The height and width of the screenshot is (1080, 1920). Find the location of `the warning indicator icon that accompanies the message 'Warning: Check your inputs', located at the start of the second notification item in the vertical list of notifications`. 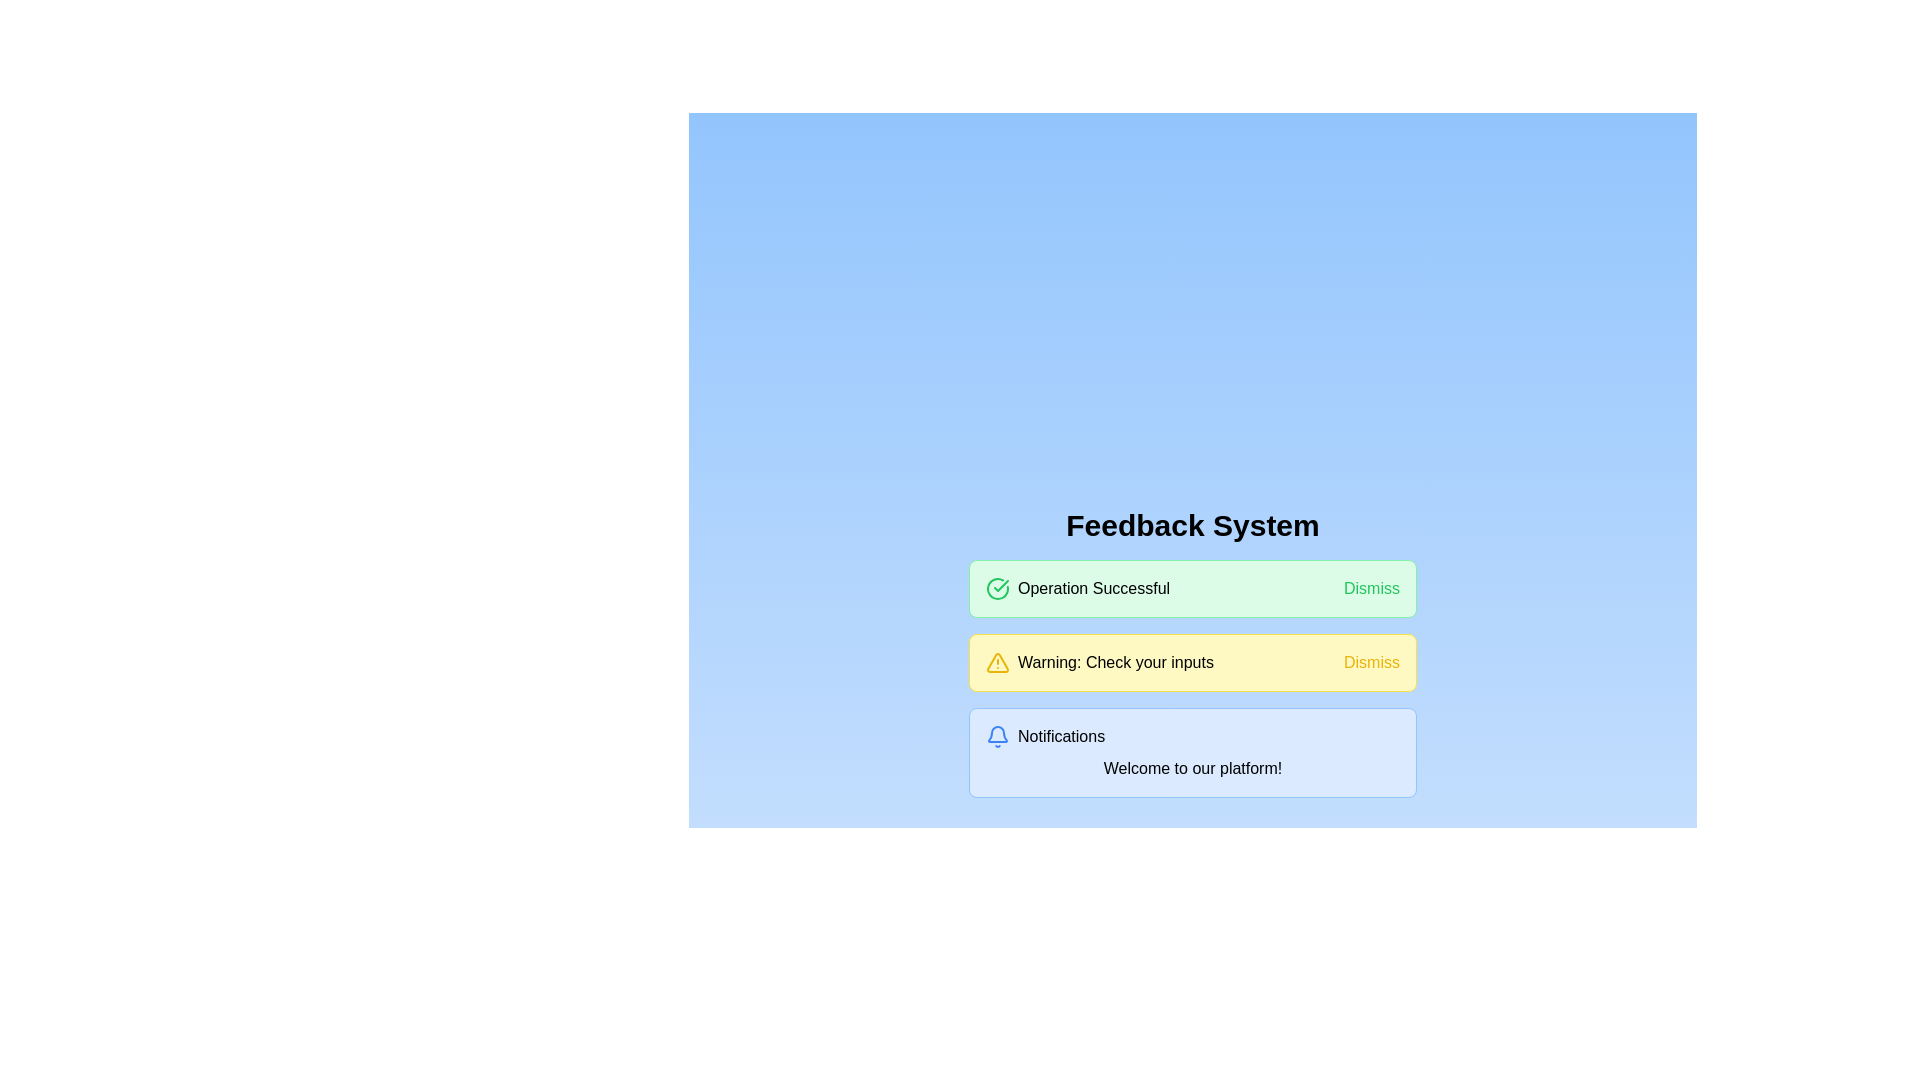

the warning indicator icon that accompanies the message 'Warning: Check your inputs', located at the start of the second notification item in the vertical list of notifications is located at coordinates (998, 663).